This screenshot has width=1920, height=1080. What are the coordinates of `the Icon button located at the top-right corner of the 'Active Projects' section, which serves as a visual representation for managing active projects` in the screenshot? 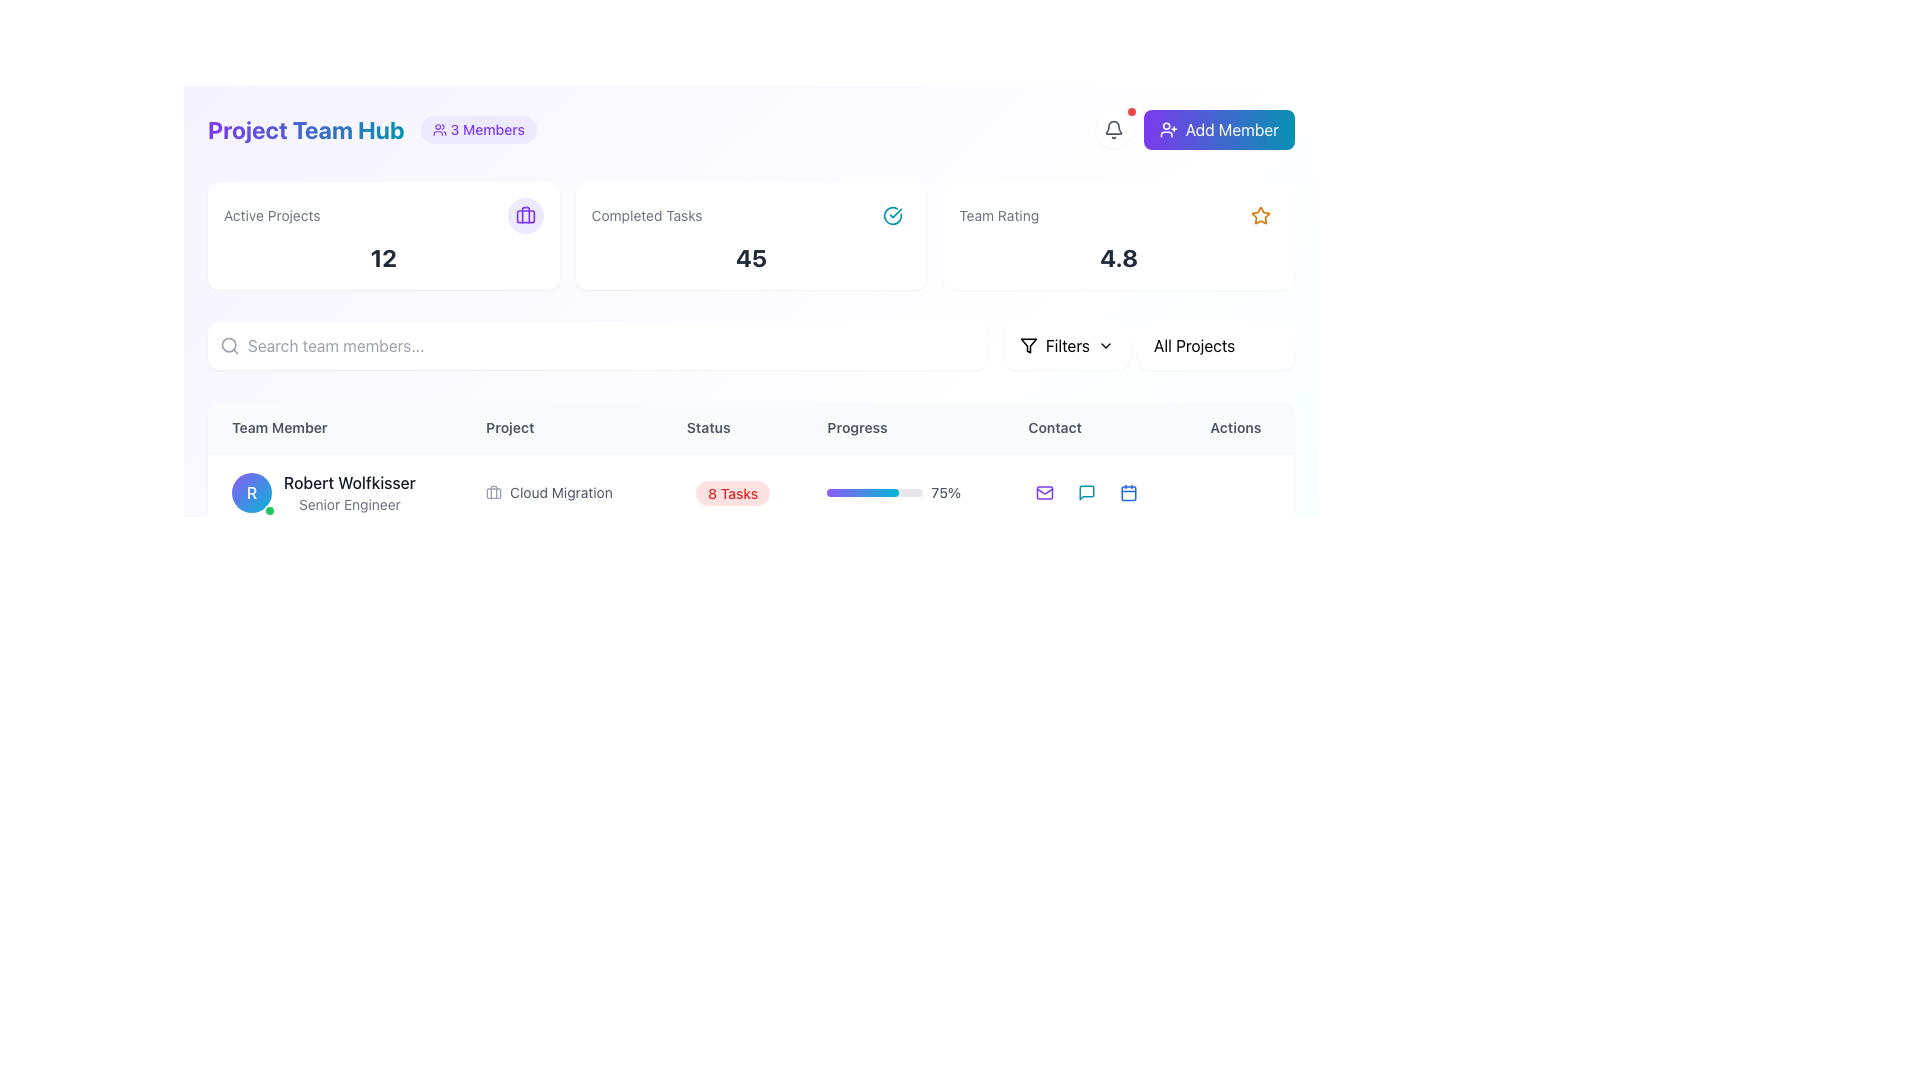 It's located at (525, 216).